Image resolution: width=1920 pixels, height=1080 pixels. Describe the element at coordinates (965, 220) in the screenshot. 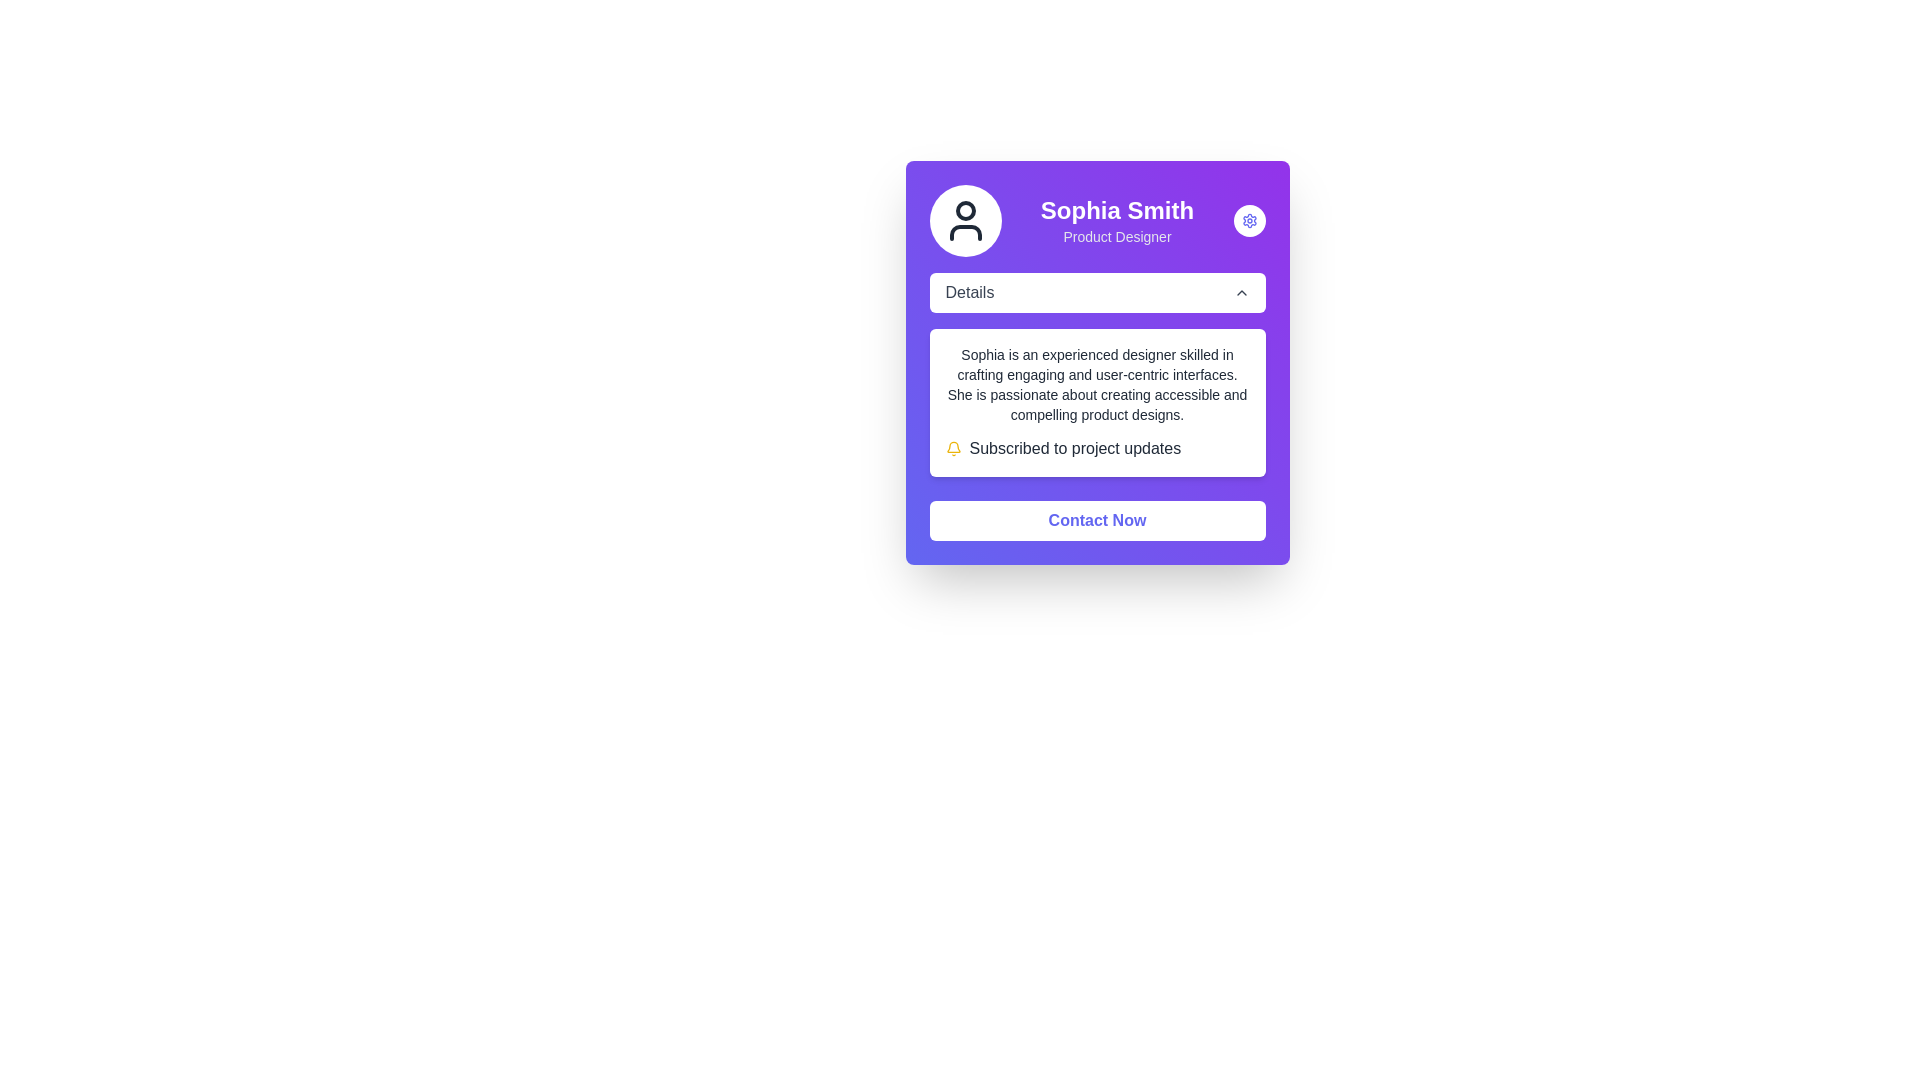

I see `the Profile Icon Placeholder, which is a circular component with a white background and a black user icon` at that location.